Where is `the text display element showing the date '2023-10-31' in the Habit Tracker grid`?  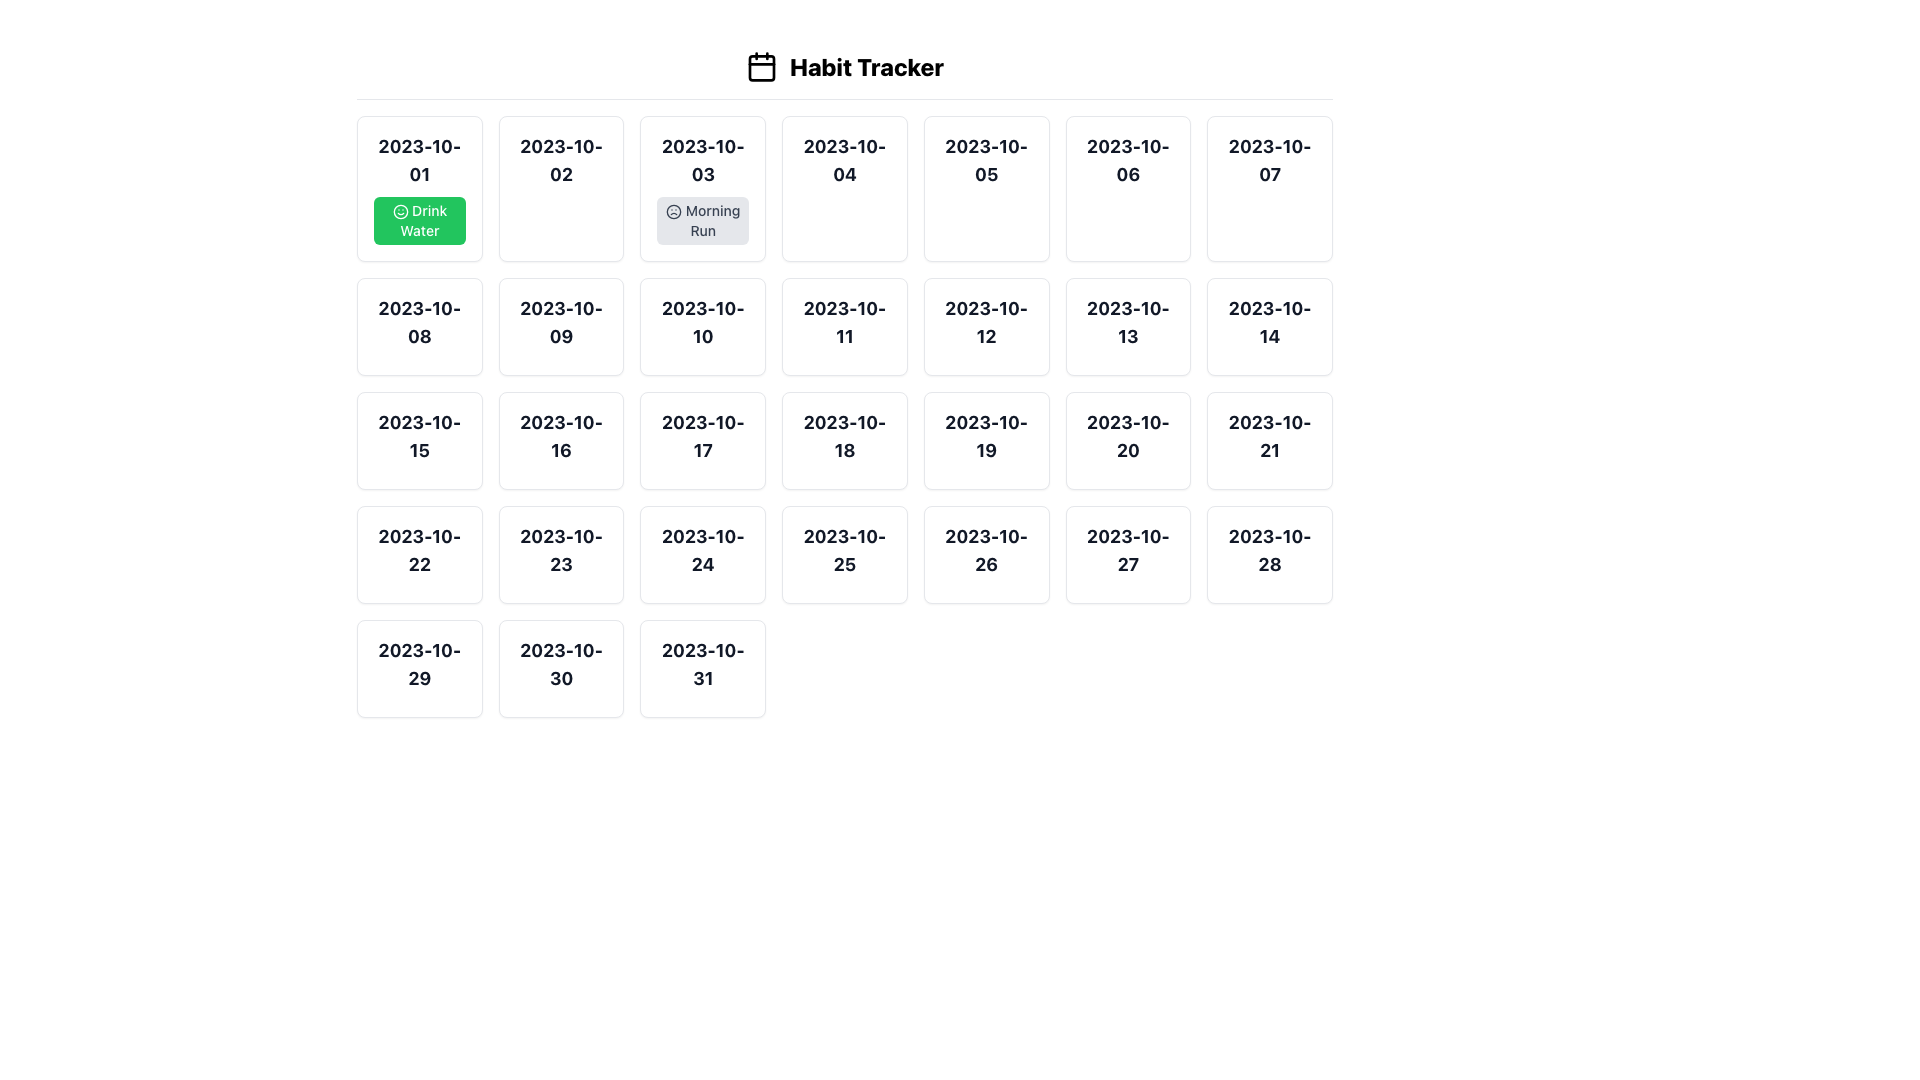
the text display element showing the date '2023-10-31' in the Habit Tracker grid is located at coordinates (703, 668).